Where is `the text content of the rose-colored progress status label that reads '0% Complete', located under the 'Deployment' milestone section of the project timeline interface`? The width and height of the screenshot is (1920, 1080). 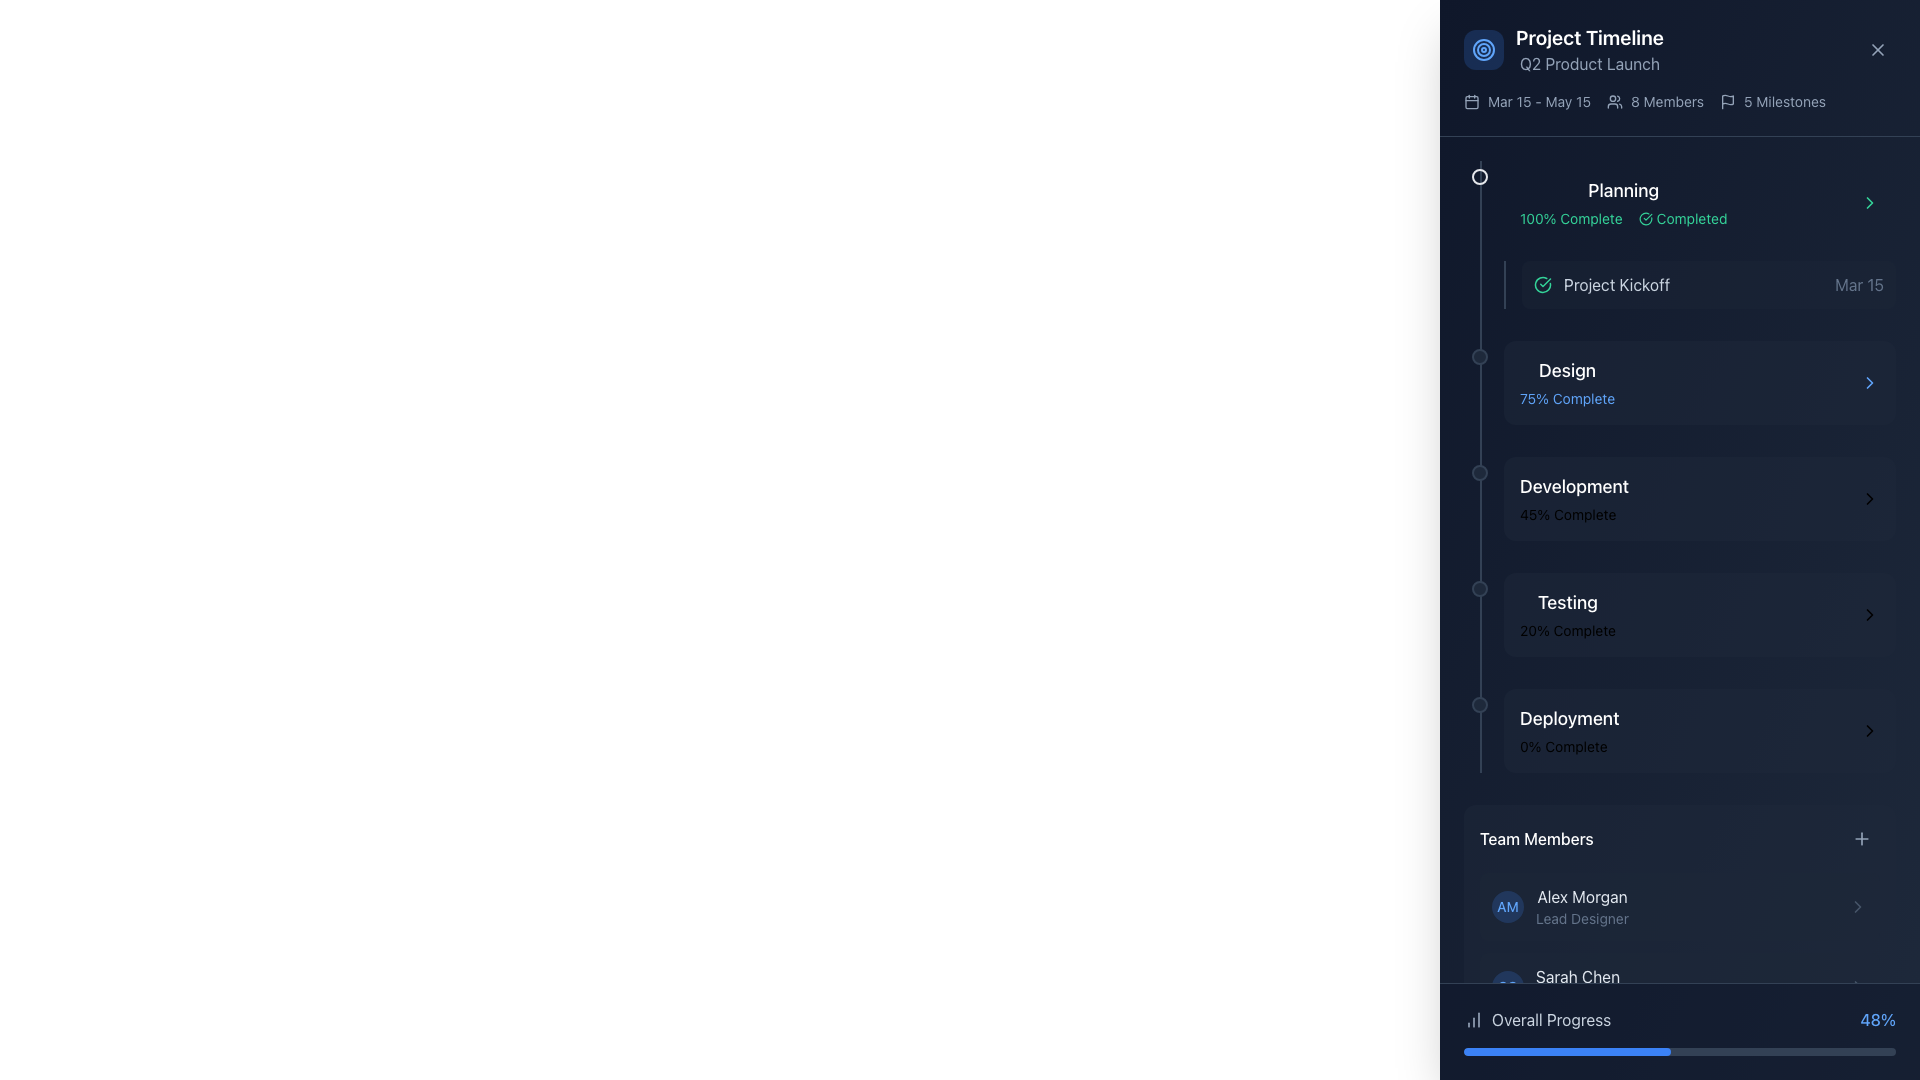 the text content of the rose-colored progress status label that reads '0% Complete', located under the 'Deployment' milestone section of the project timeline interface is located at coordinates (1562, 747).